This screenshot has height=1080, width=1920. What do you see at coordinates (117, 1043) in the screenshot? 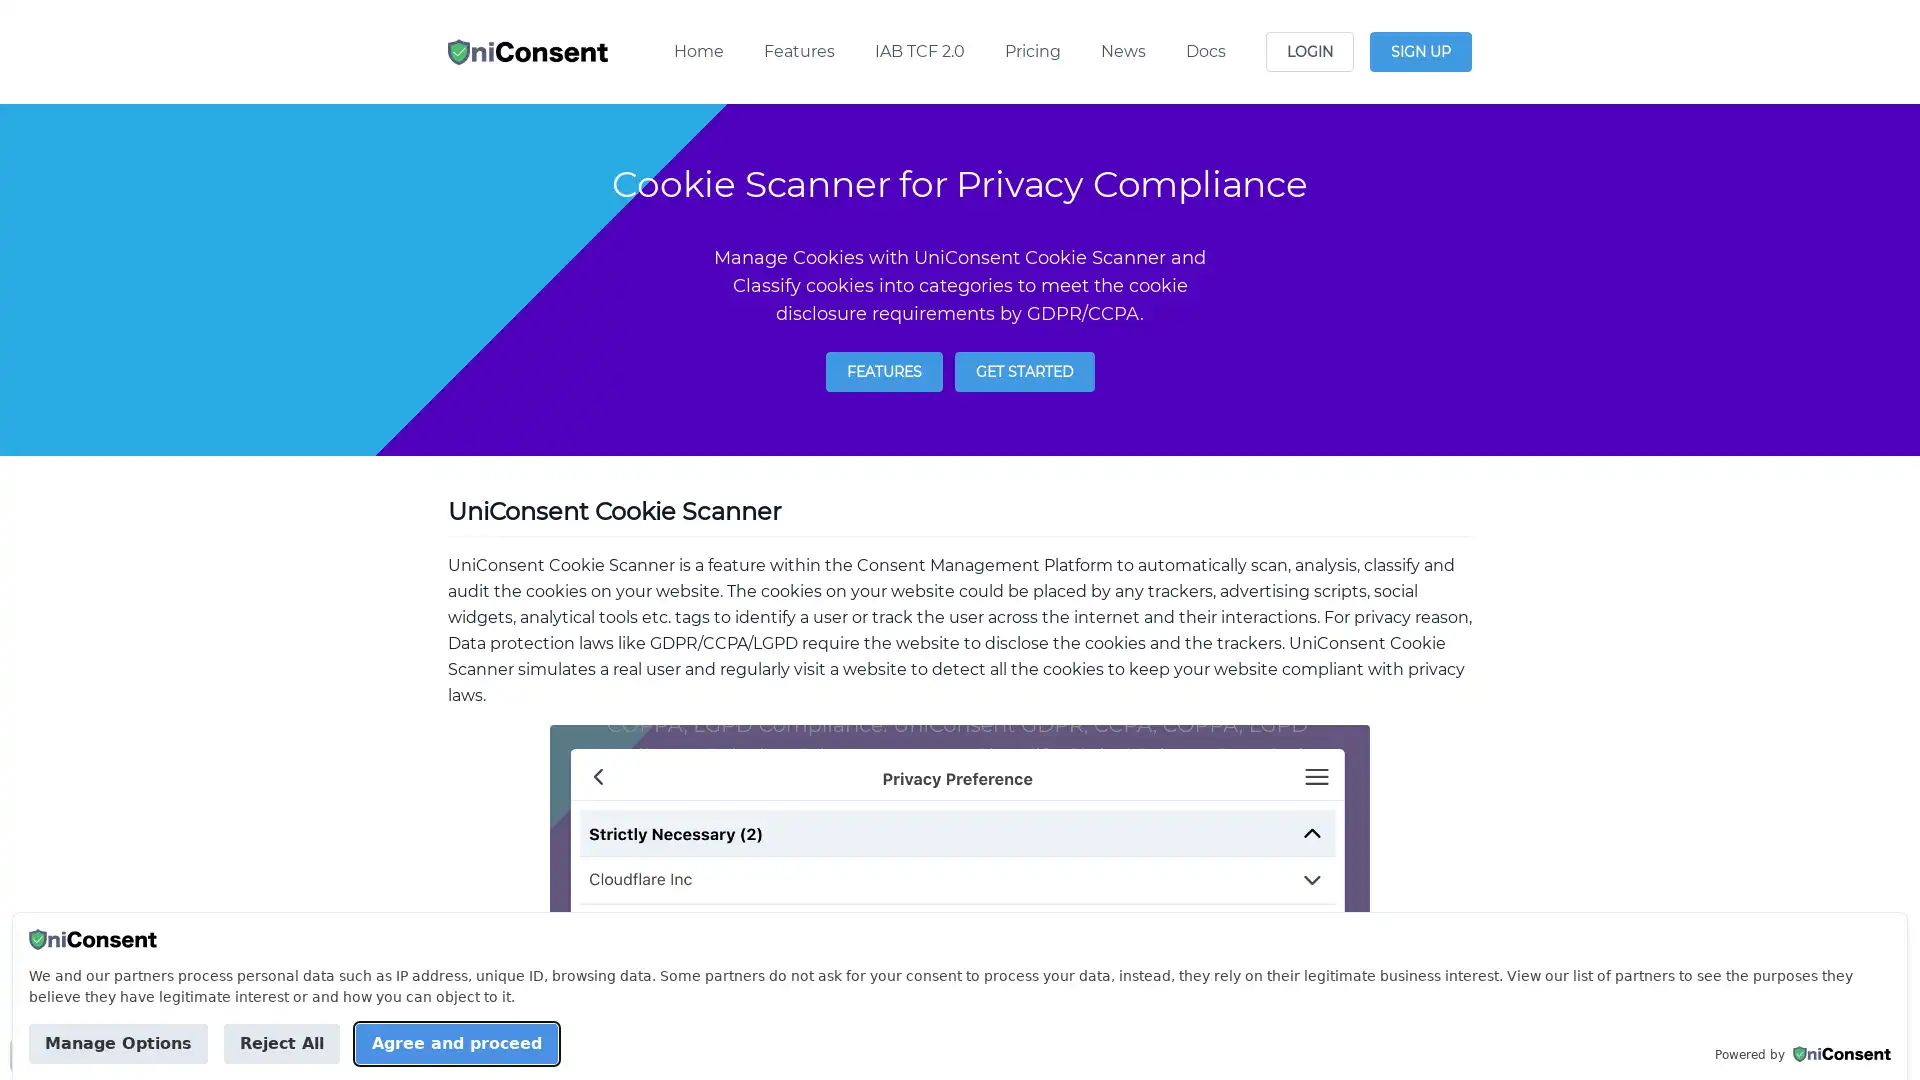
I see `Manage Options` at bounding box center [117, 1043].